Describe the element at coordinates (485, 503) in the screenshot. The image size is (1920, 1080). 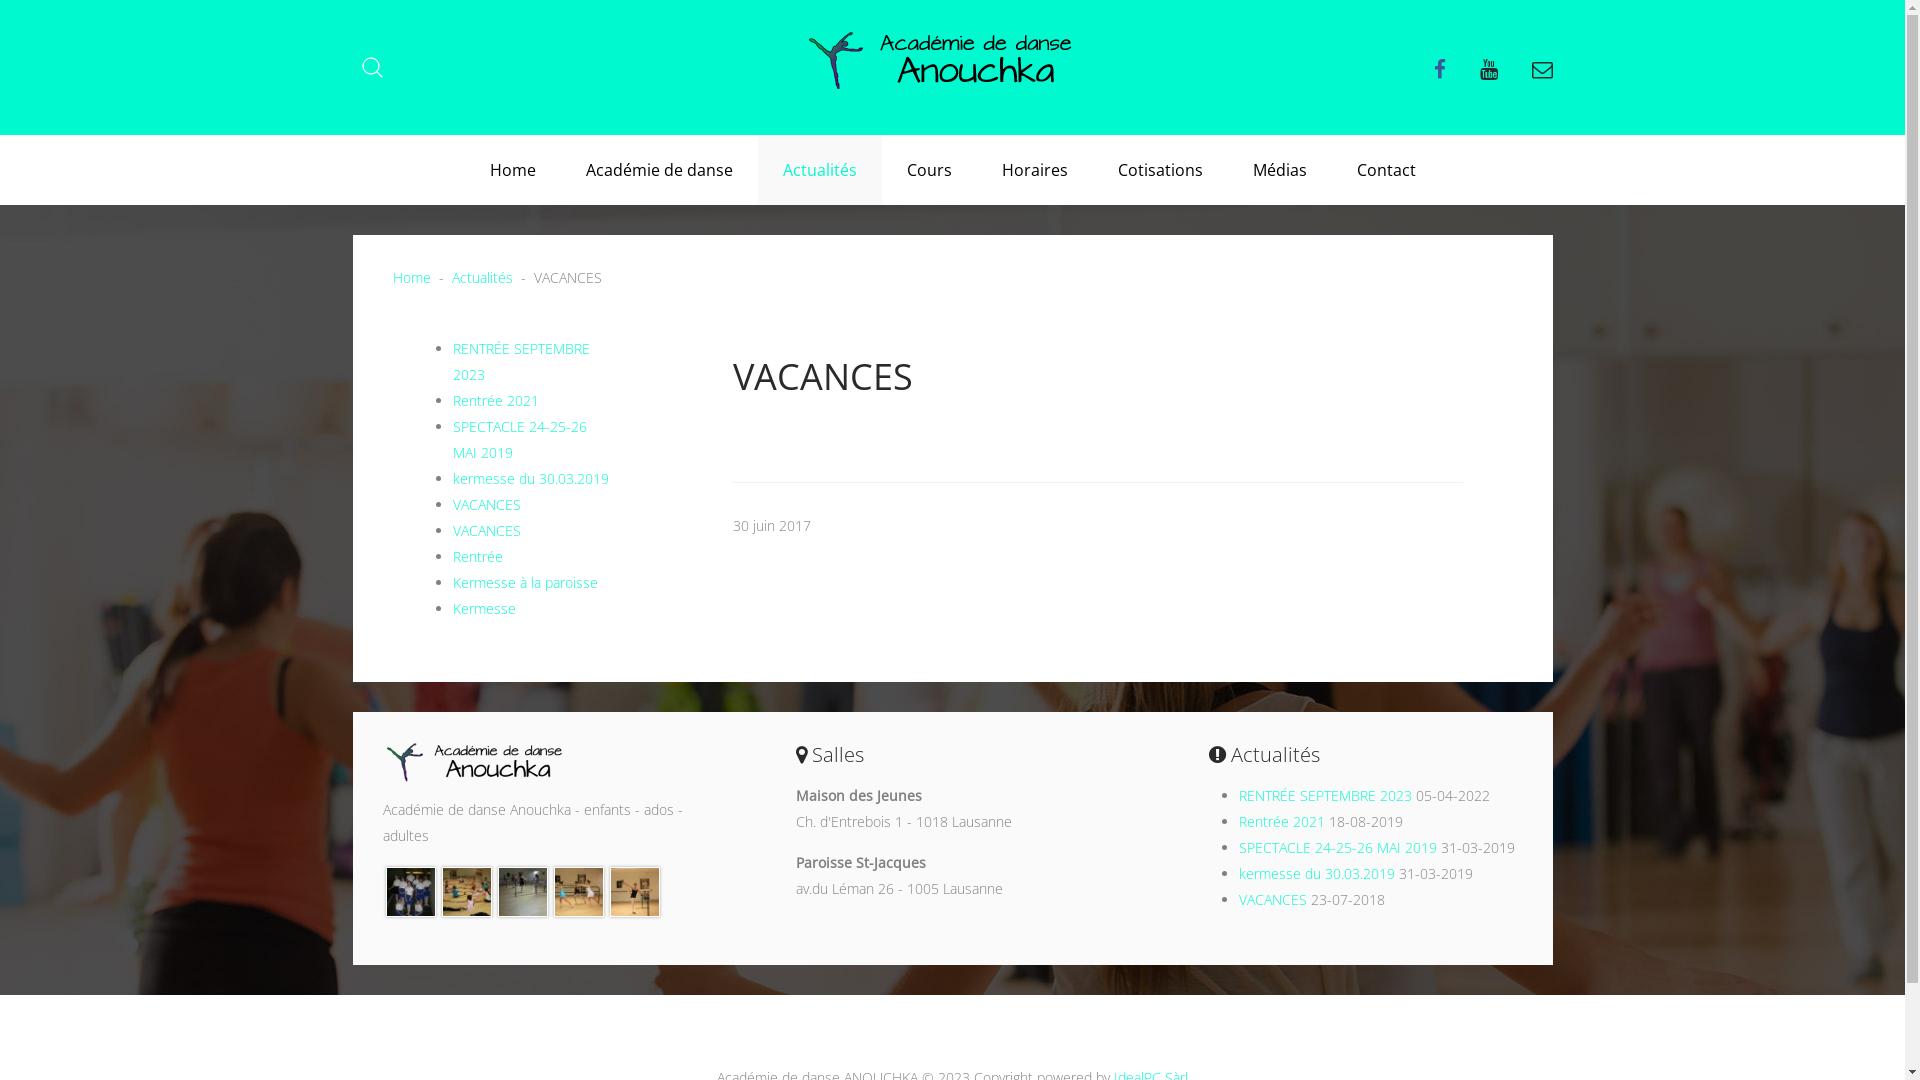
I see `'VACANCES'` at that location.